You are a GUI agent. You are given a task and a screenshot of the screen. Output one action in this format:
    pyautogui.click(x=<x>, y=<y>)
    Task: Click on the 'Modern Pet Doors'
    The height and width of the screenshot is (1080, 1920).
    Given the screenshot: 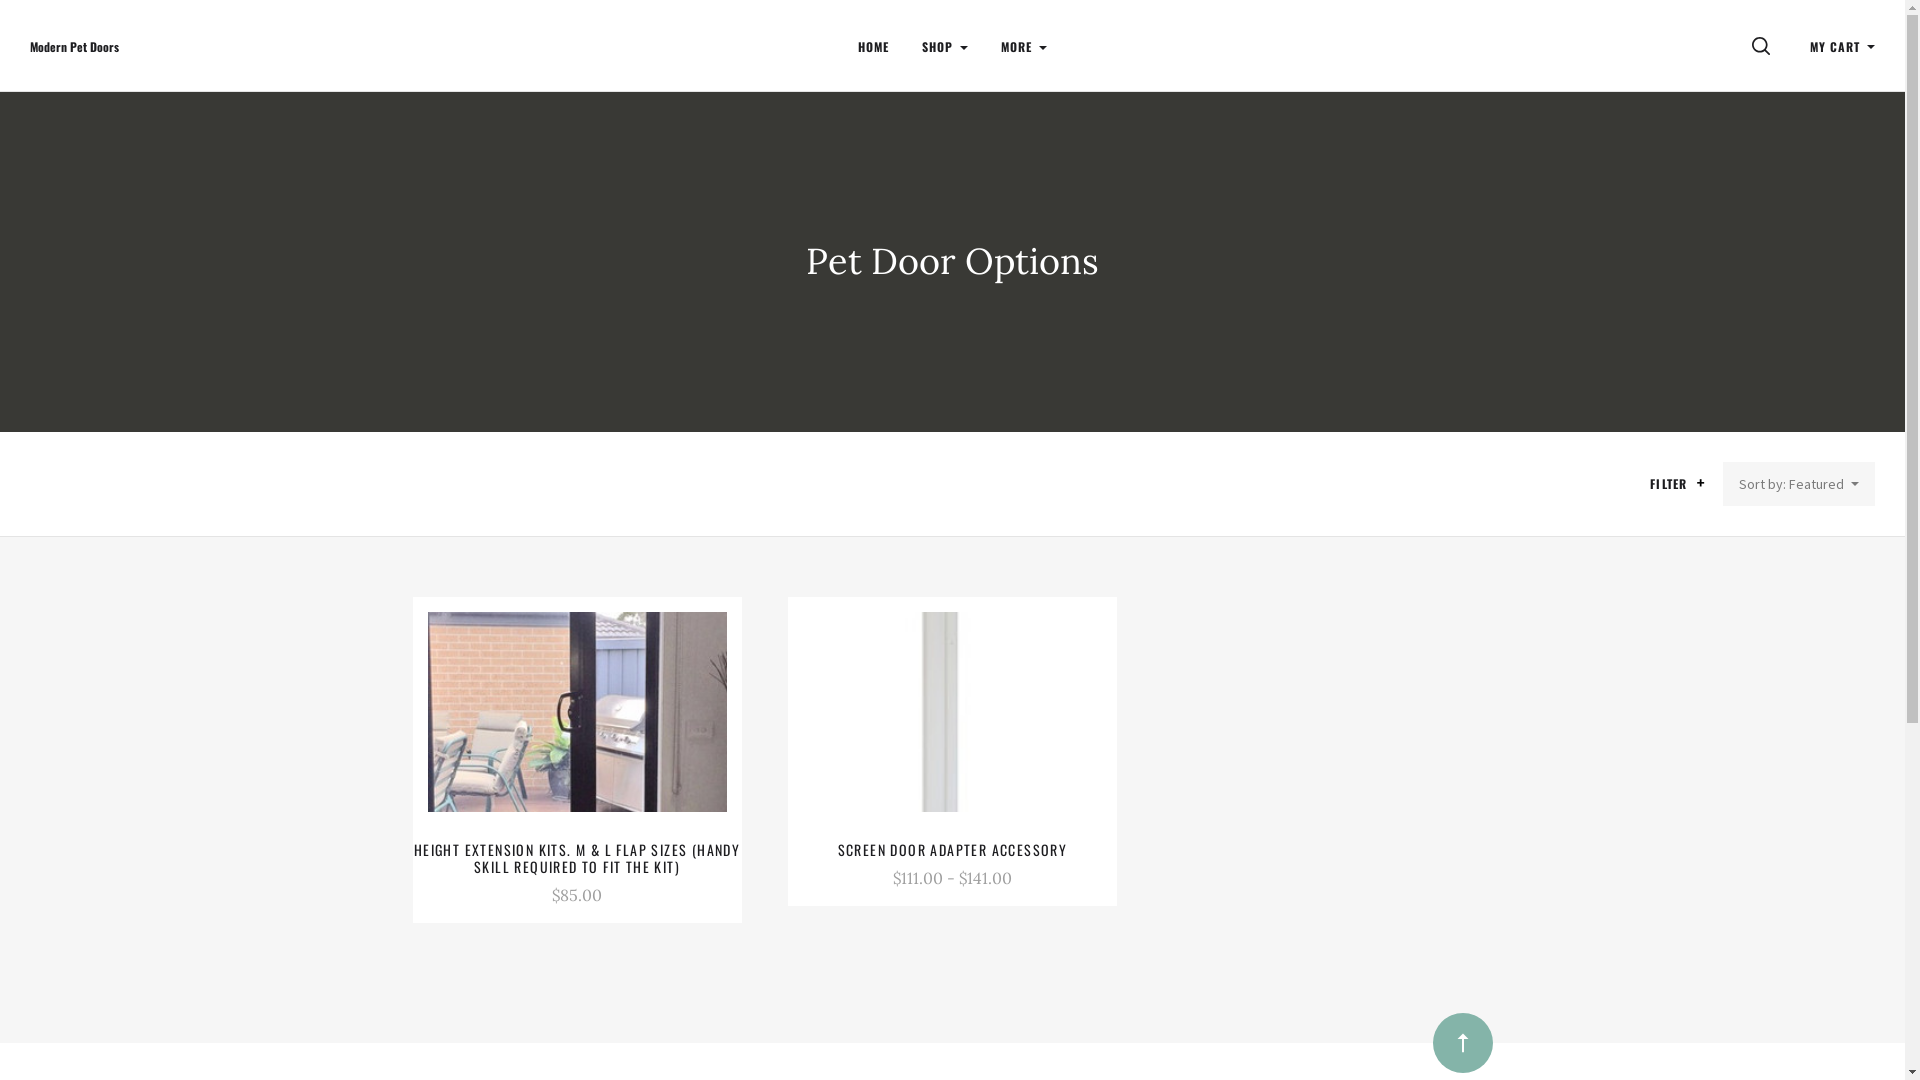 What is the action you would take?
    pyautogui.click(x=74, y=45)
    